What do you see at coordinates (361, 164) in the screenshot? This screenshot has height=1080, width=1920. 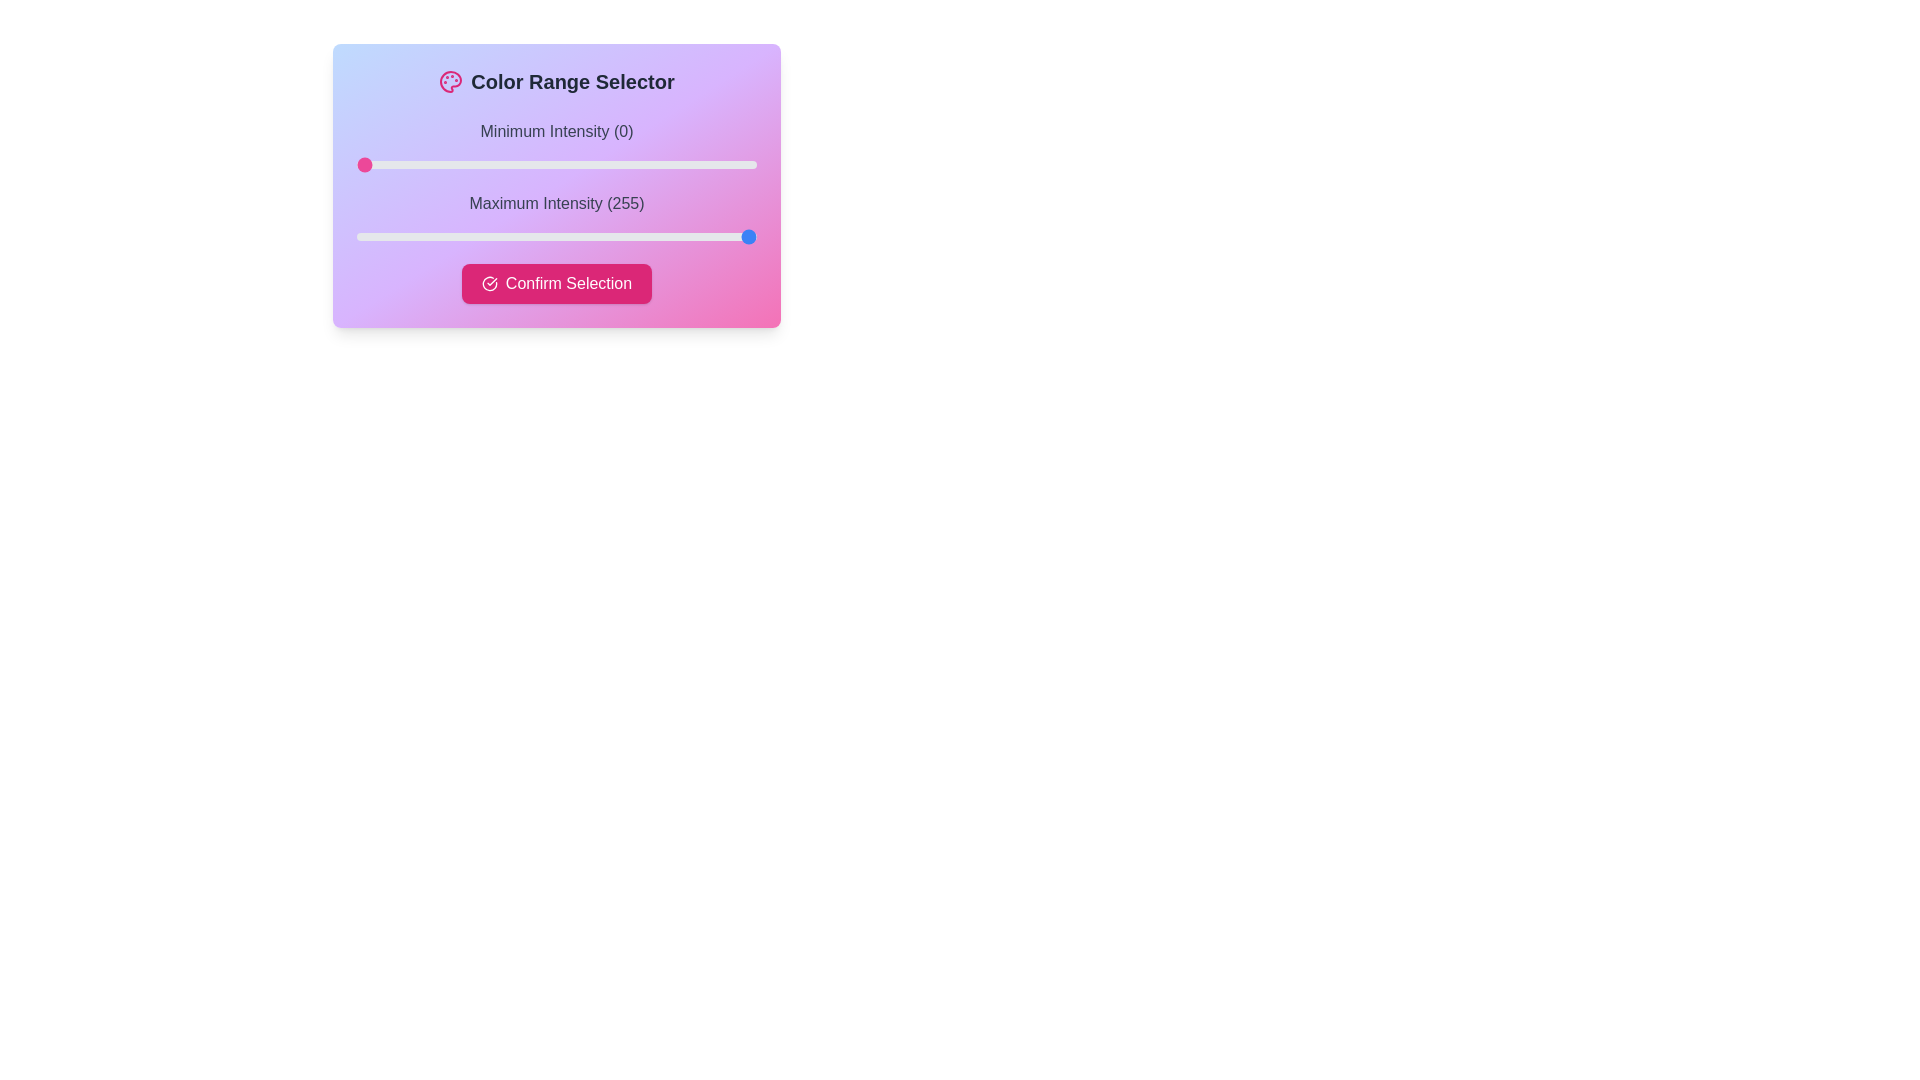 I see `the slider to set the intensity to 3` at bounding box center [361, 164].